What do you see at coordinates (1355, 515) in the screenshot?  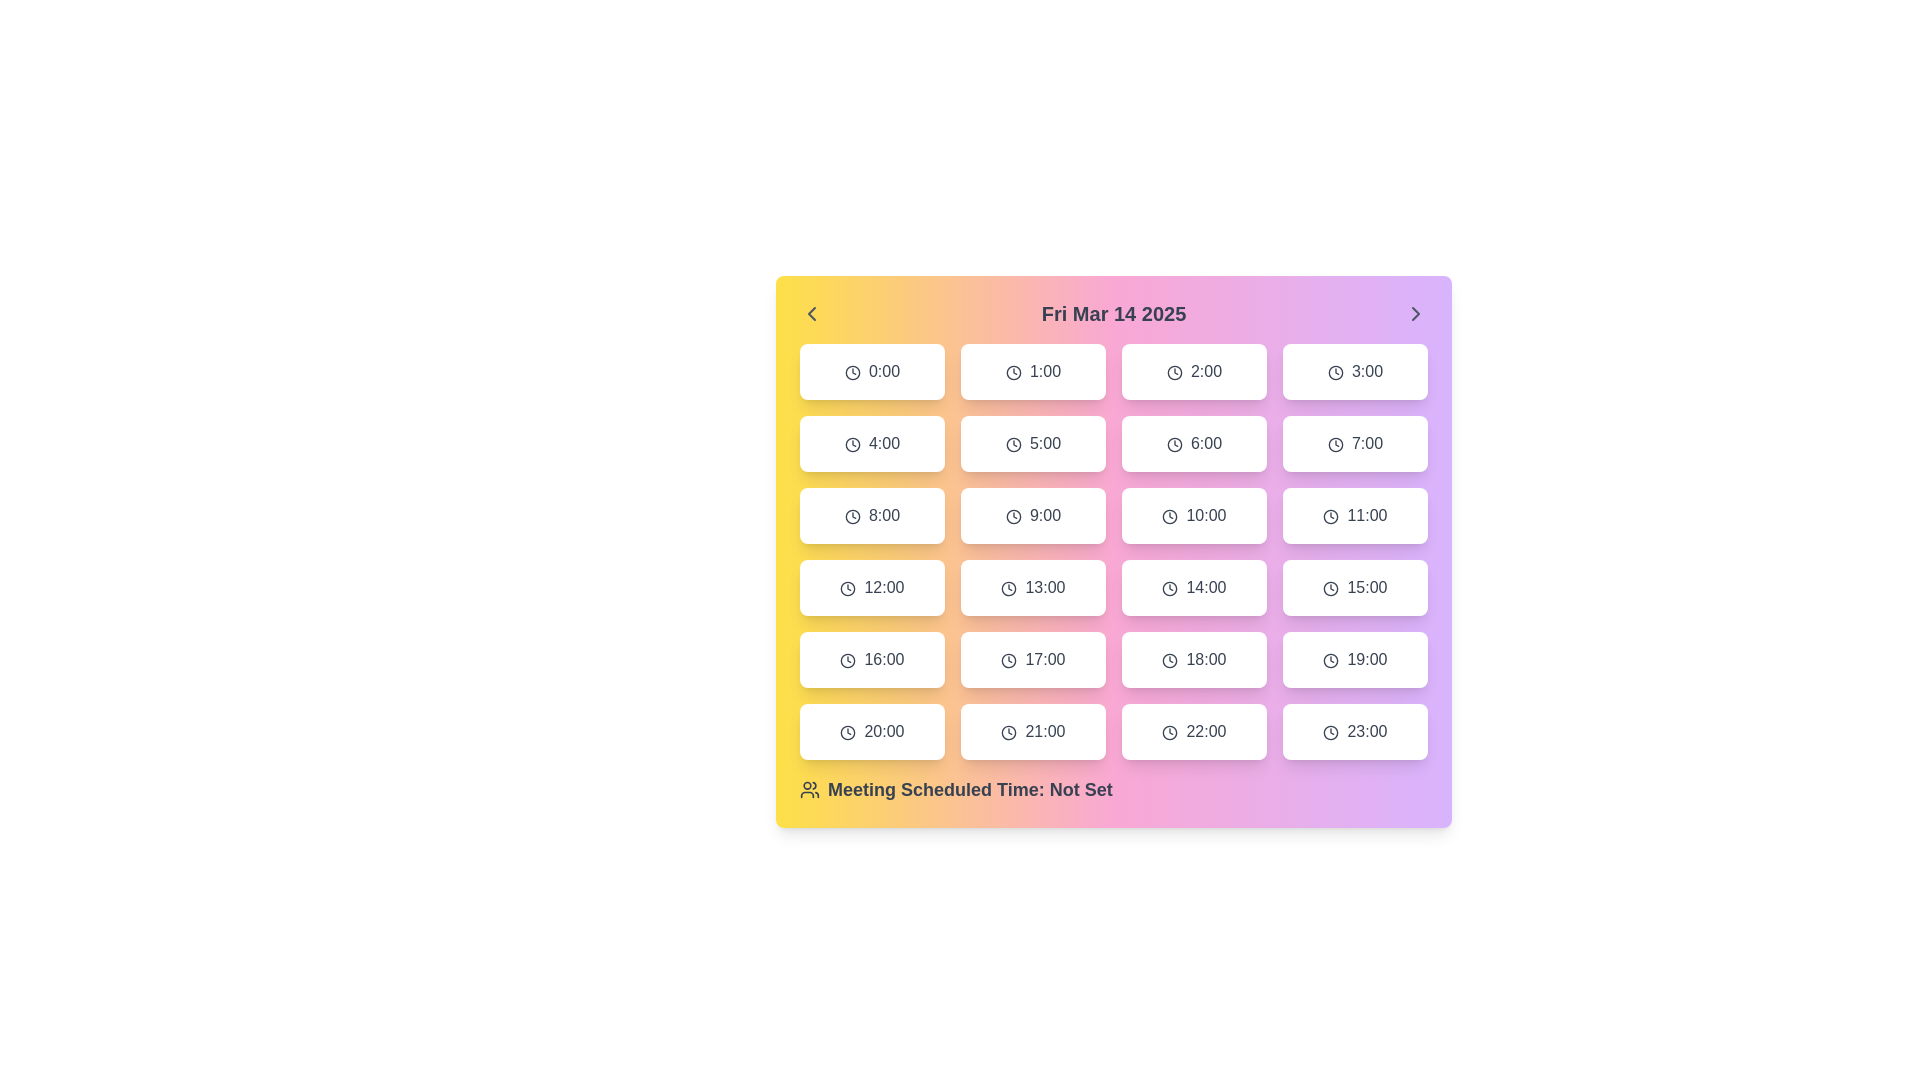 I see `the selectable time slot button located in the third column of the third row of a four-column grid` at bounding box center [1355, 515].